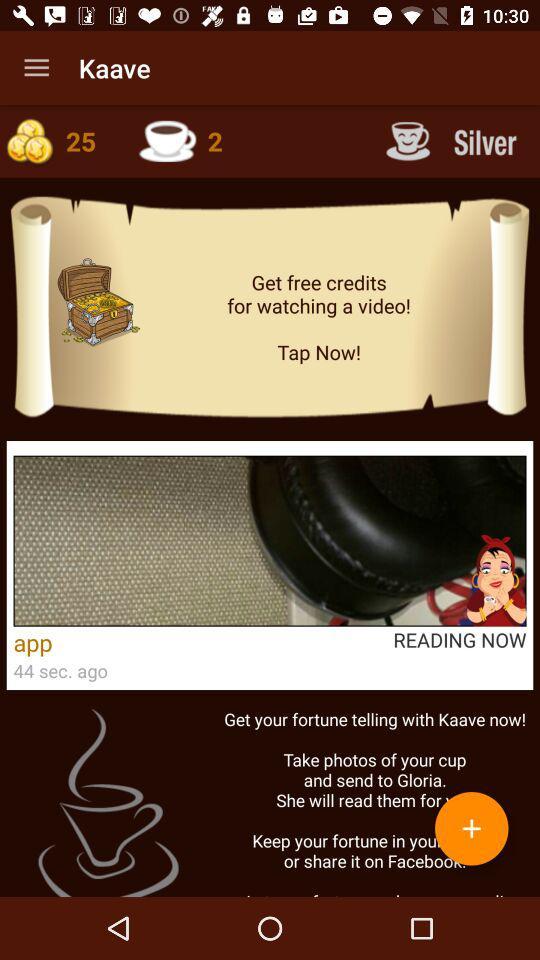  Describe the element at coordinates (36, 68) in the screenshot. I see `item next to the kaave app` at that location.